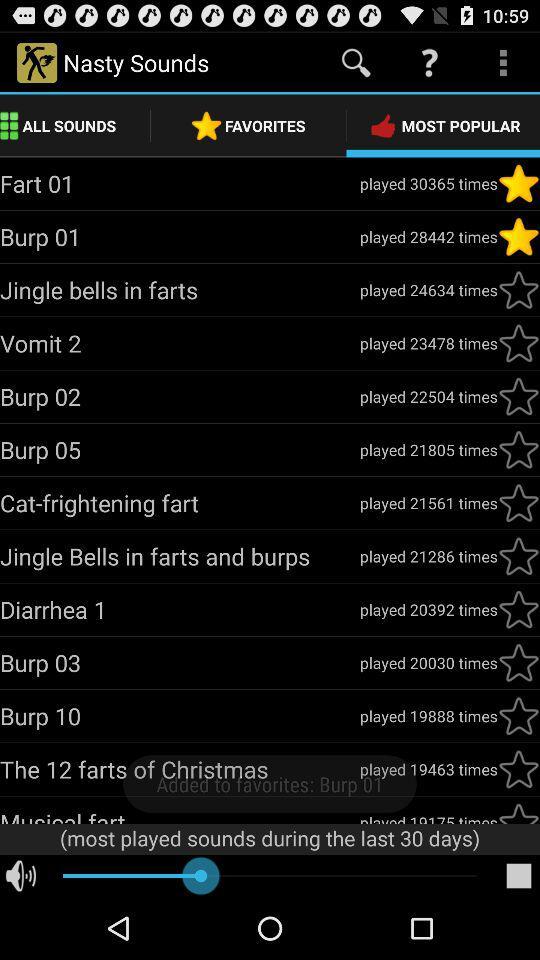 The height and width of the screenshot is (960, 540). Describe the element at coordinates (518, 608) in the screenshot. I see `to favorites` at that location.